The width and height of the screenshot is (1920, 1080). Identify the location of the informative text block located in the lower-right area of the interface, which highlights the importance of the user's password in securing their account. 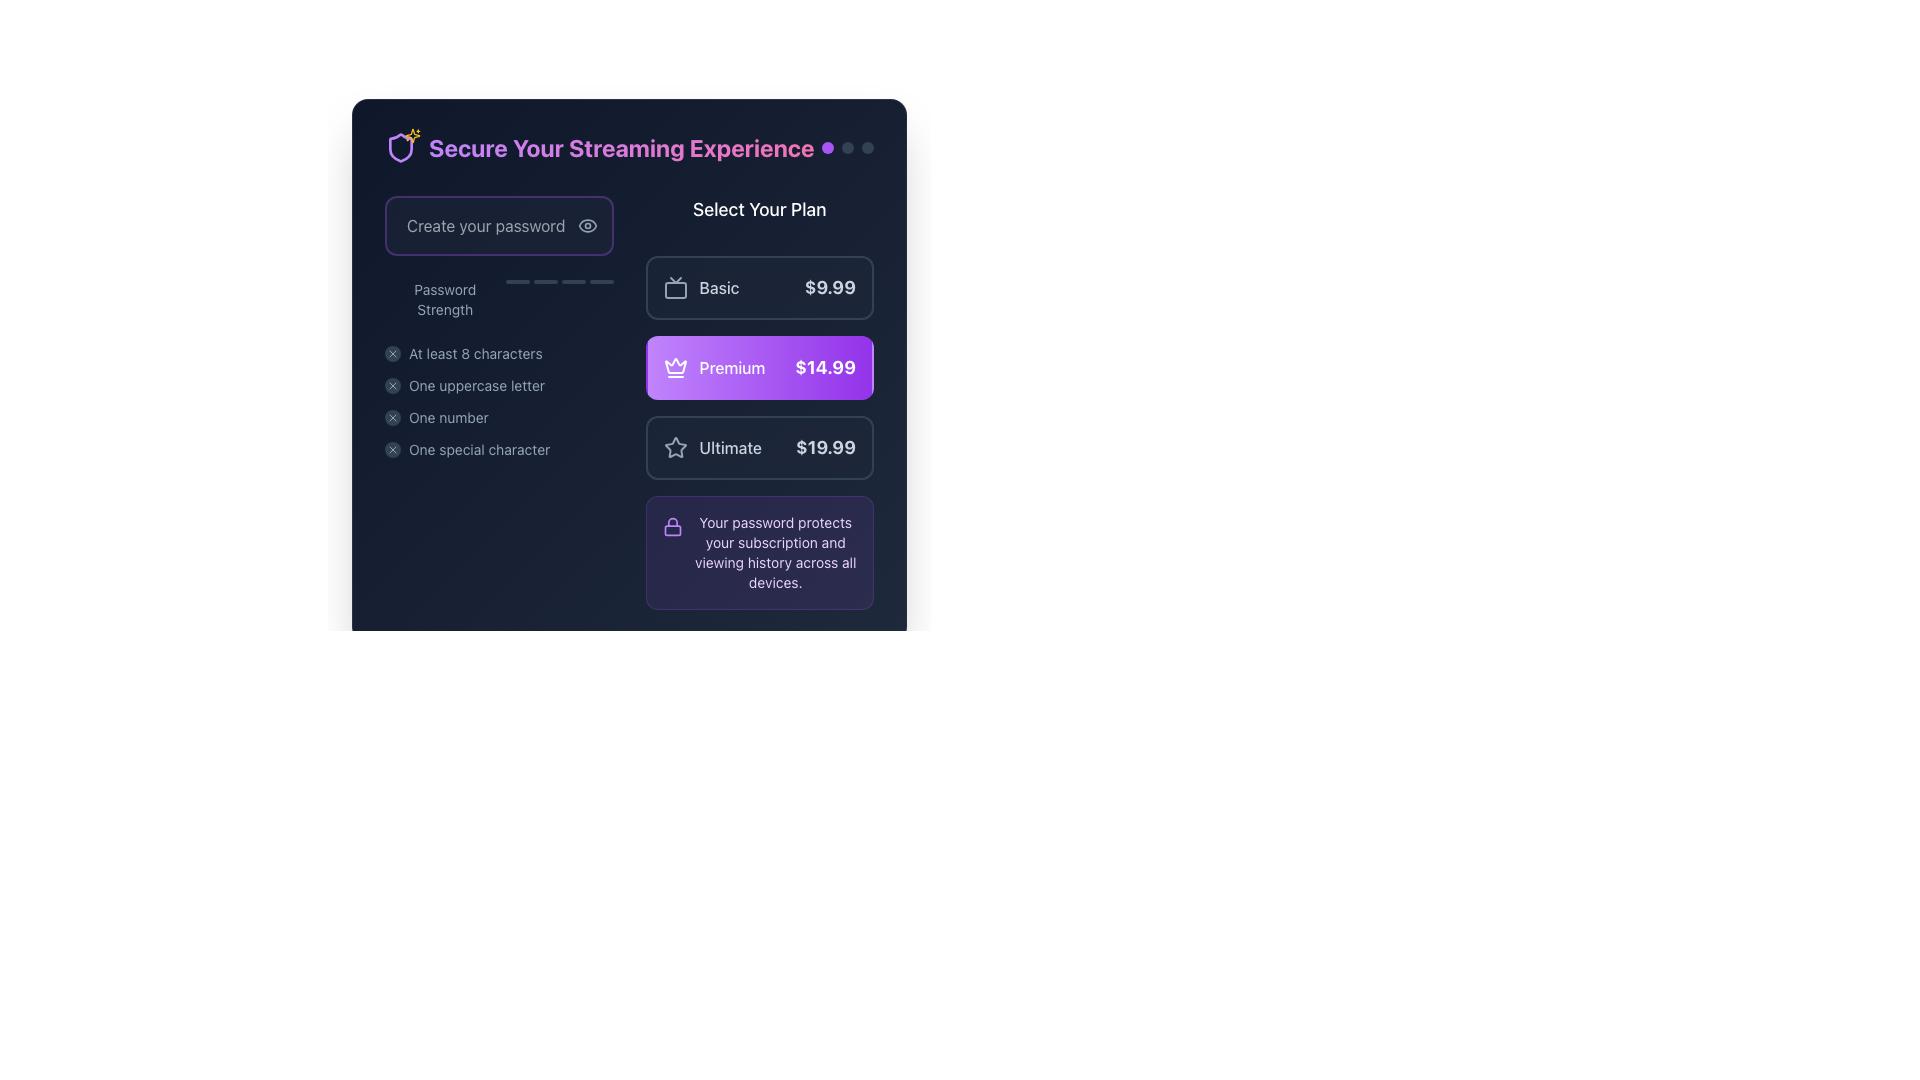
(758, 552).